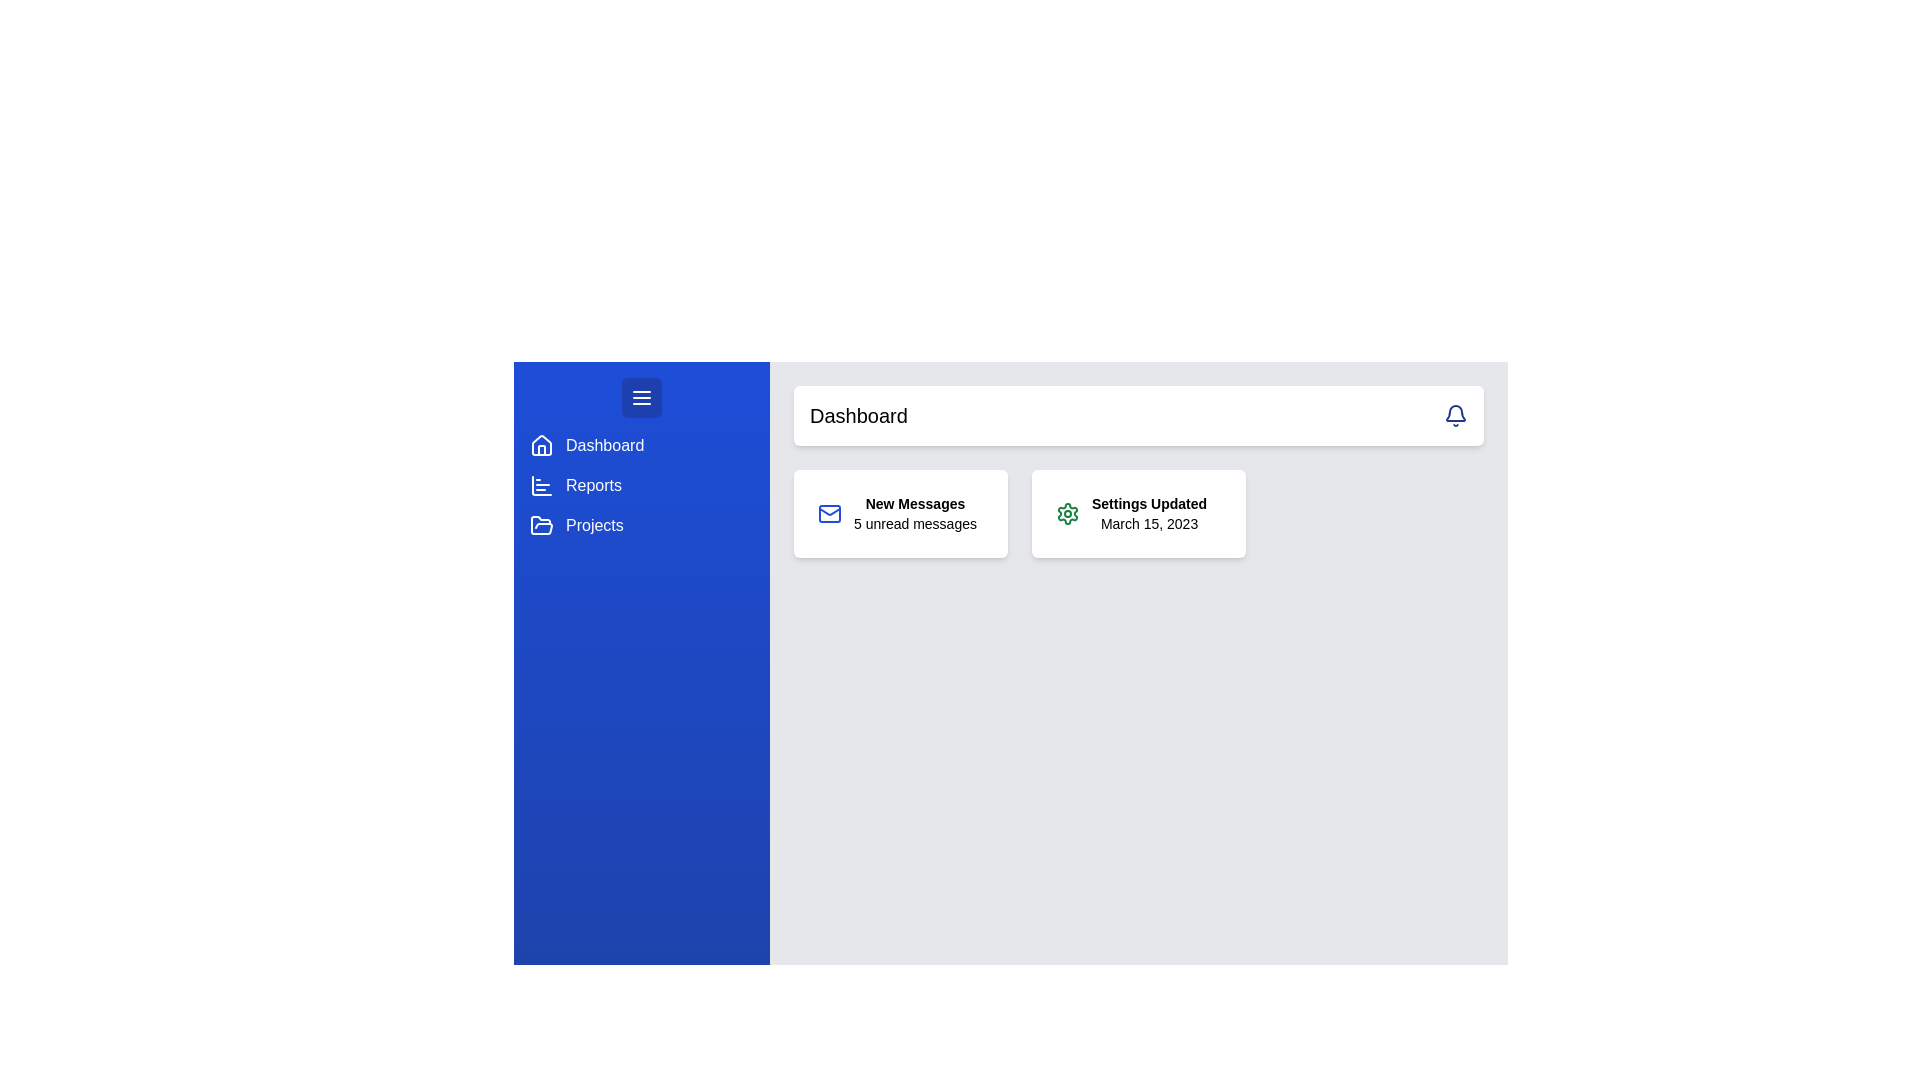 The width and height of the screenshot is (1920, 1080). What do you see at coordinates (642, 397) in the screenshot?
I see `the blue rectangular button with a three-line hamburger menu icon, located` at bounding box center [642, 397].